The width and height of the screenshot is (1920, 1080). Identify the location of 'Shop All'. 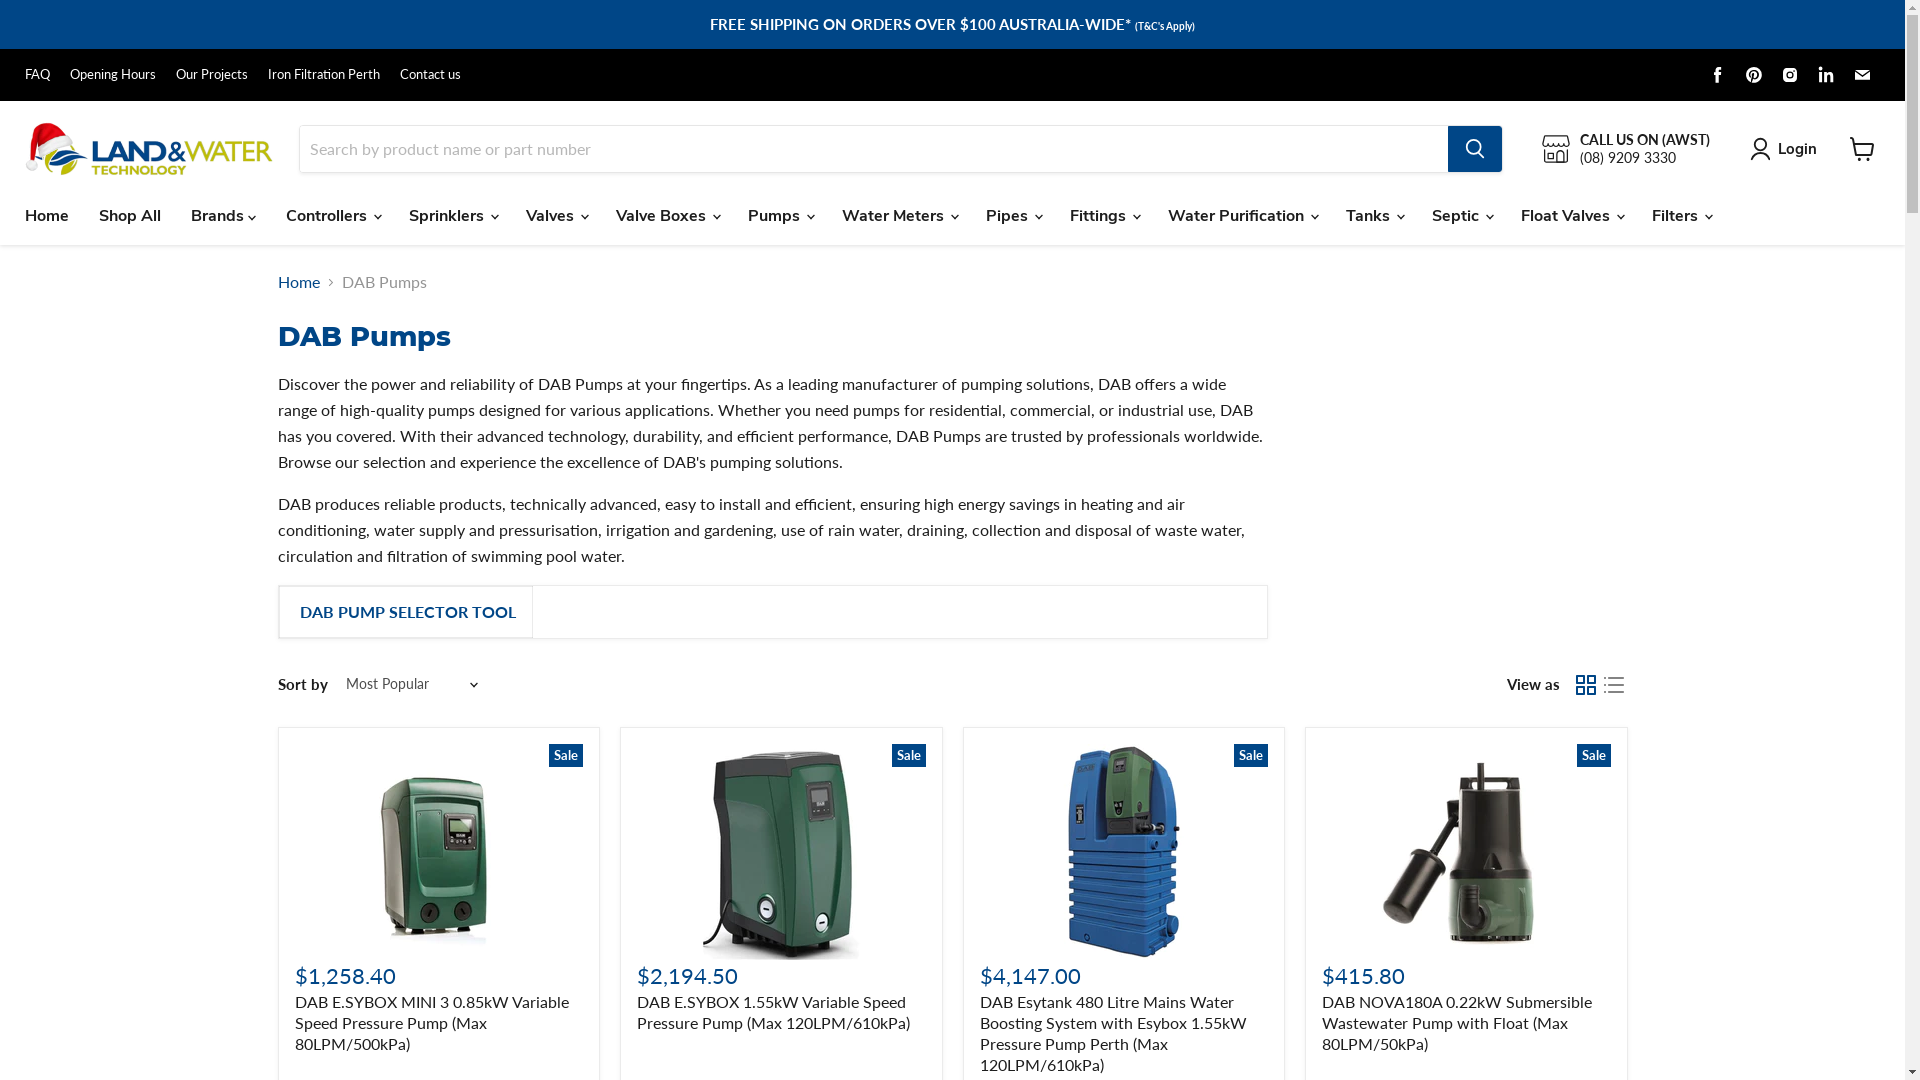
(128, 216).